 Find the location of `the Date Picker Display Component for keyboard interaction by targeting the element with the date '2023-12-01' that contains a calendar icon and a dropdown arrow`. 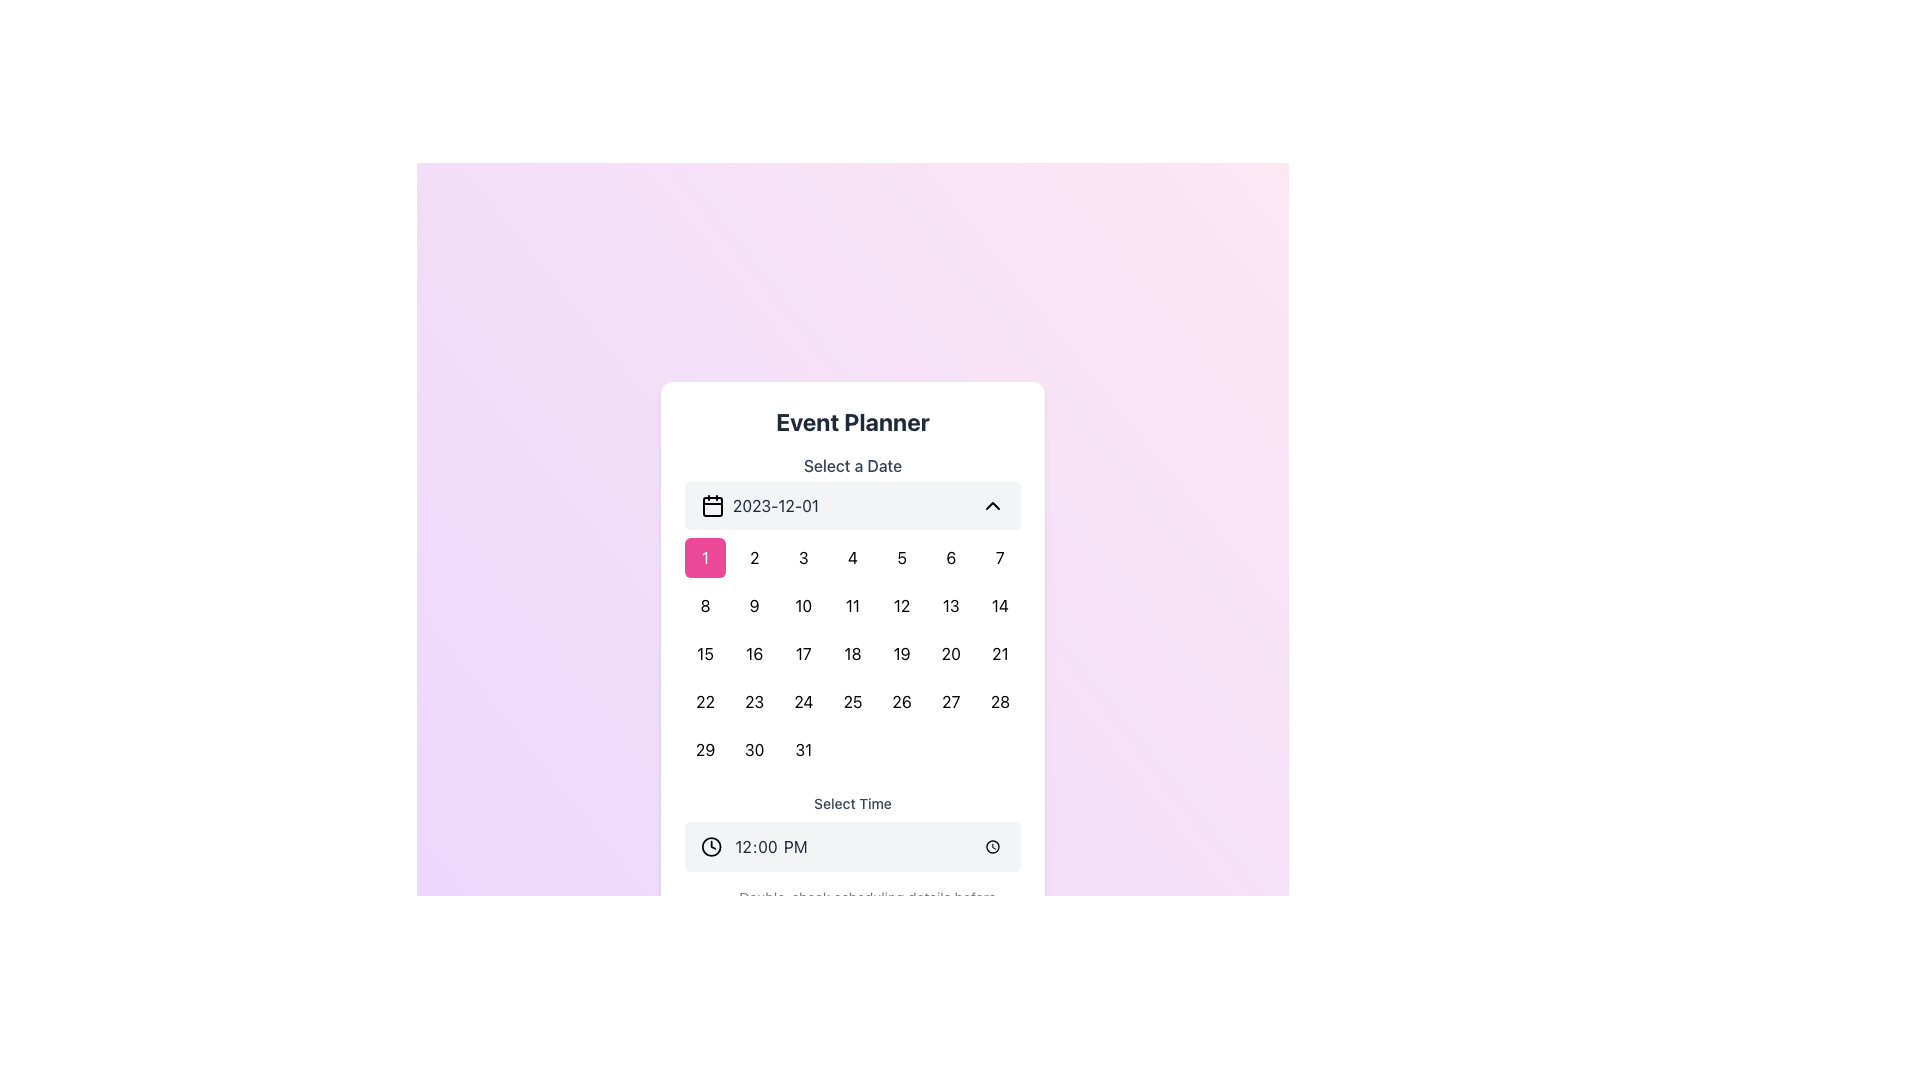

the Date Picker Display Component for keyboard interaction by targeting the element with the date '2023-12-01' that contains a calendar icon and a dropdown arrow is located at coordinates (853, 504).